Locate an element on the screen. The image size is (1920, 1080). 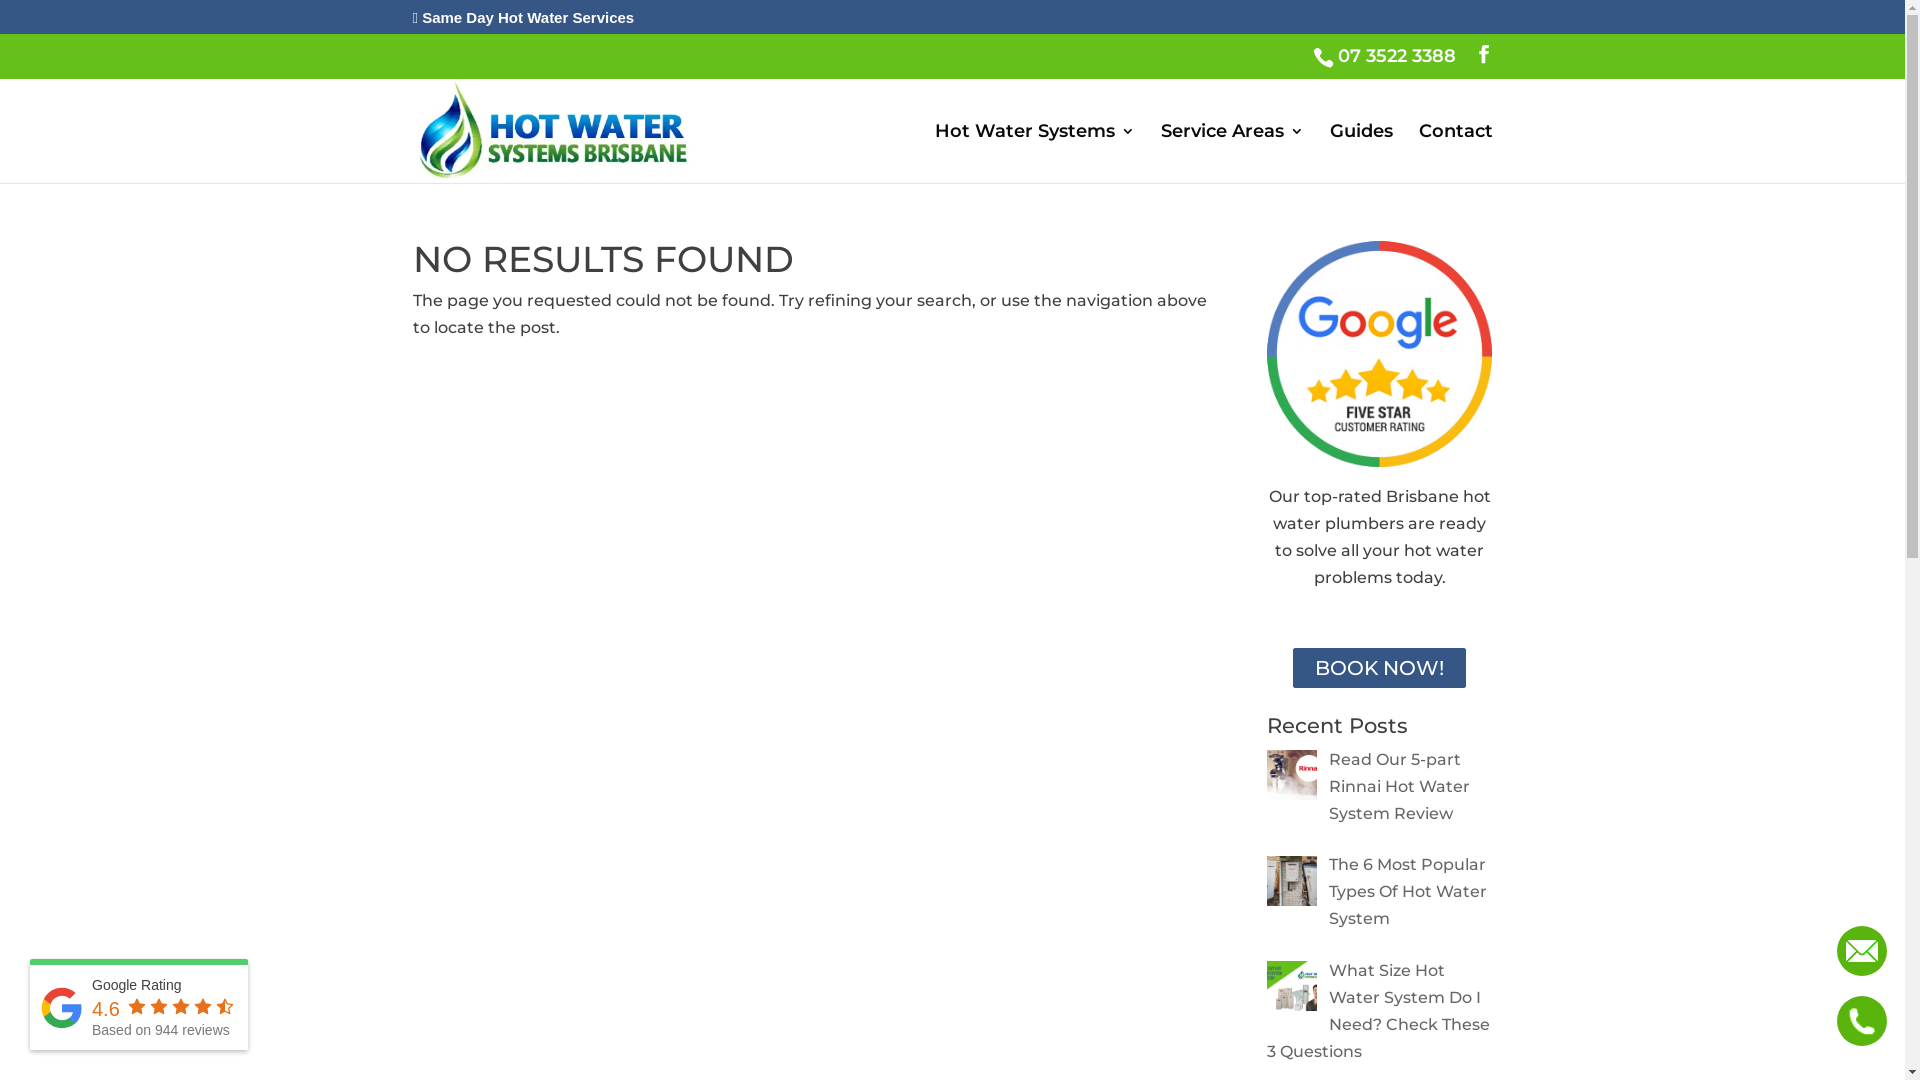
'Service Areas' is located at coordinates (1230, 152).